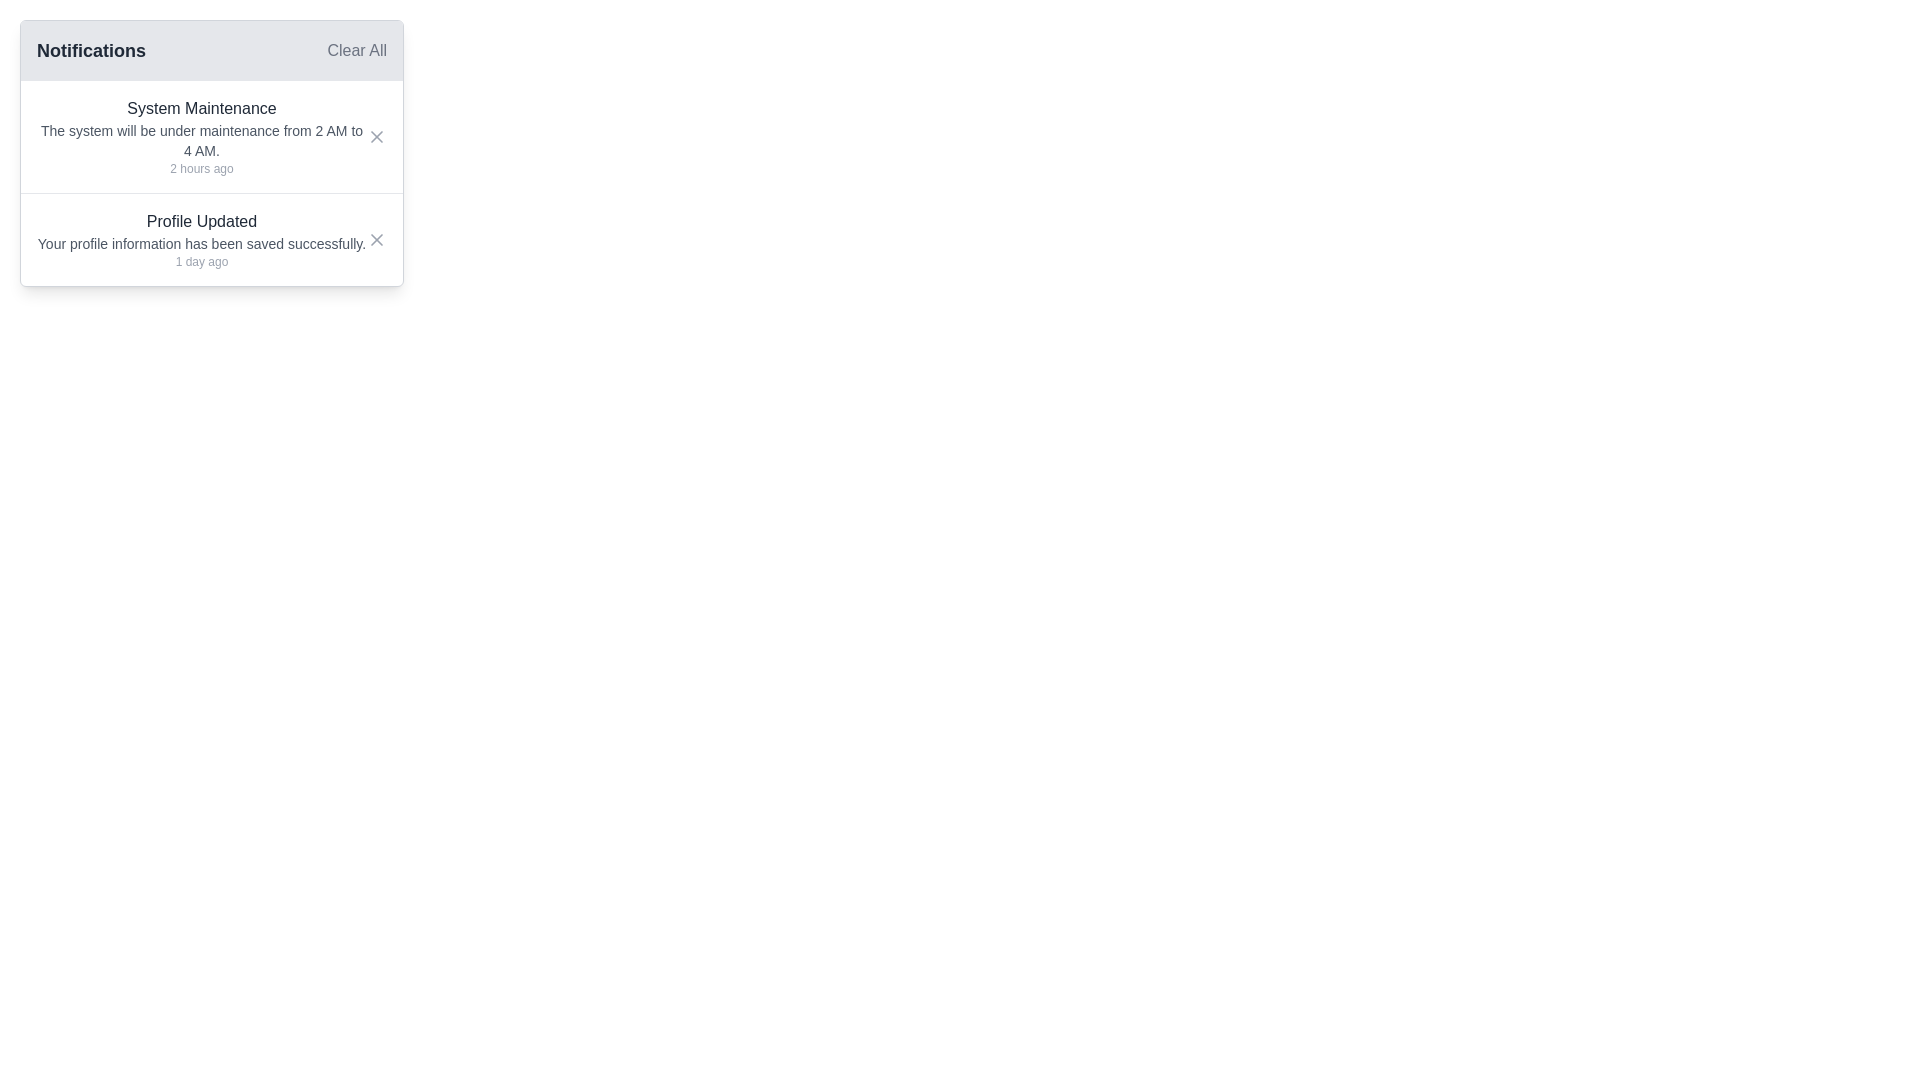 The image size is (1920, 1080). Describe the element at coordinates (211, 238) in the screenshot. I see `the notification titled 'Profile Updated' located below the 'System Maintenance' notification in the Notifications list` at that location.